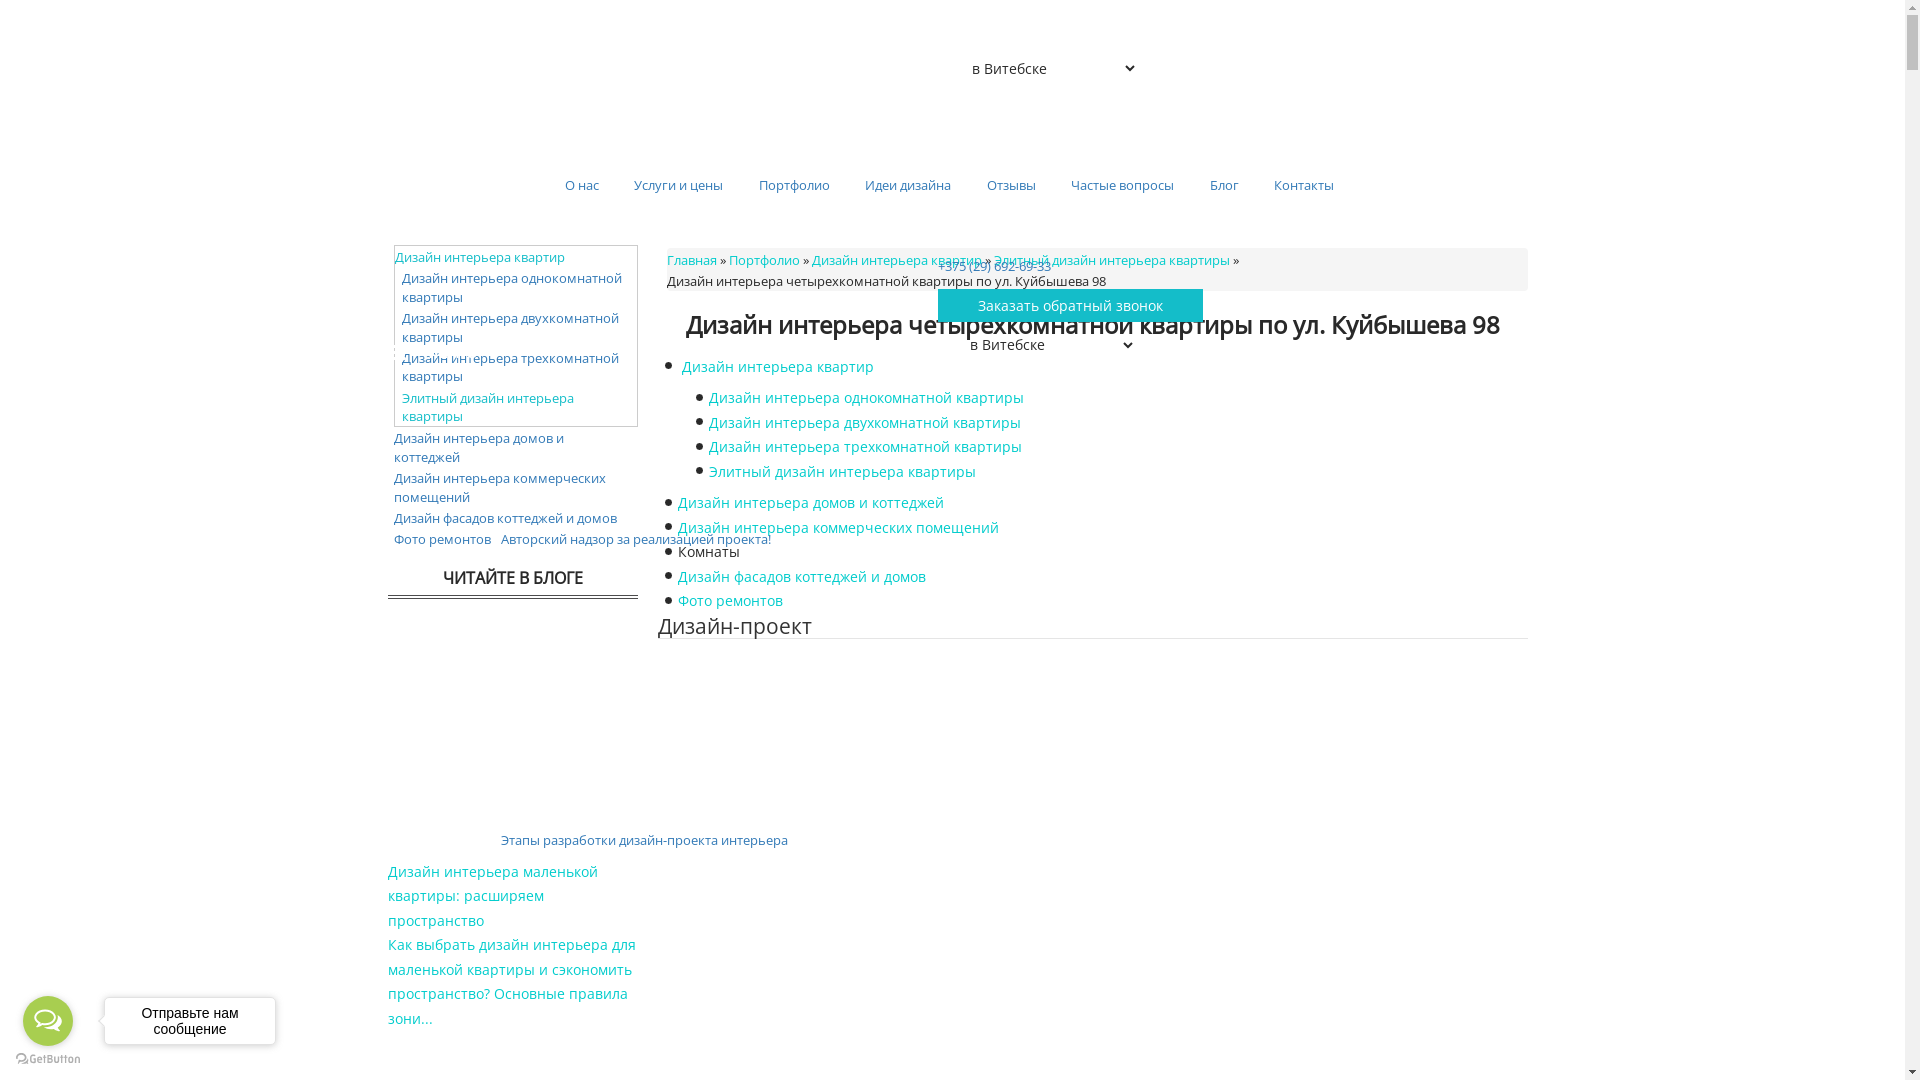 This screenshot has height=1080, width=1920. Describe the element at coordinates (994, 265) in the screenshot. I see `'+375 (29) 692-69-33'` at that location.